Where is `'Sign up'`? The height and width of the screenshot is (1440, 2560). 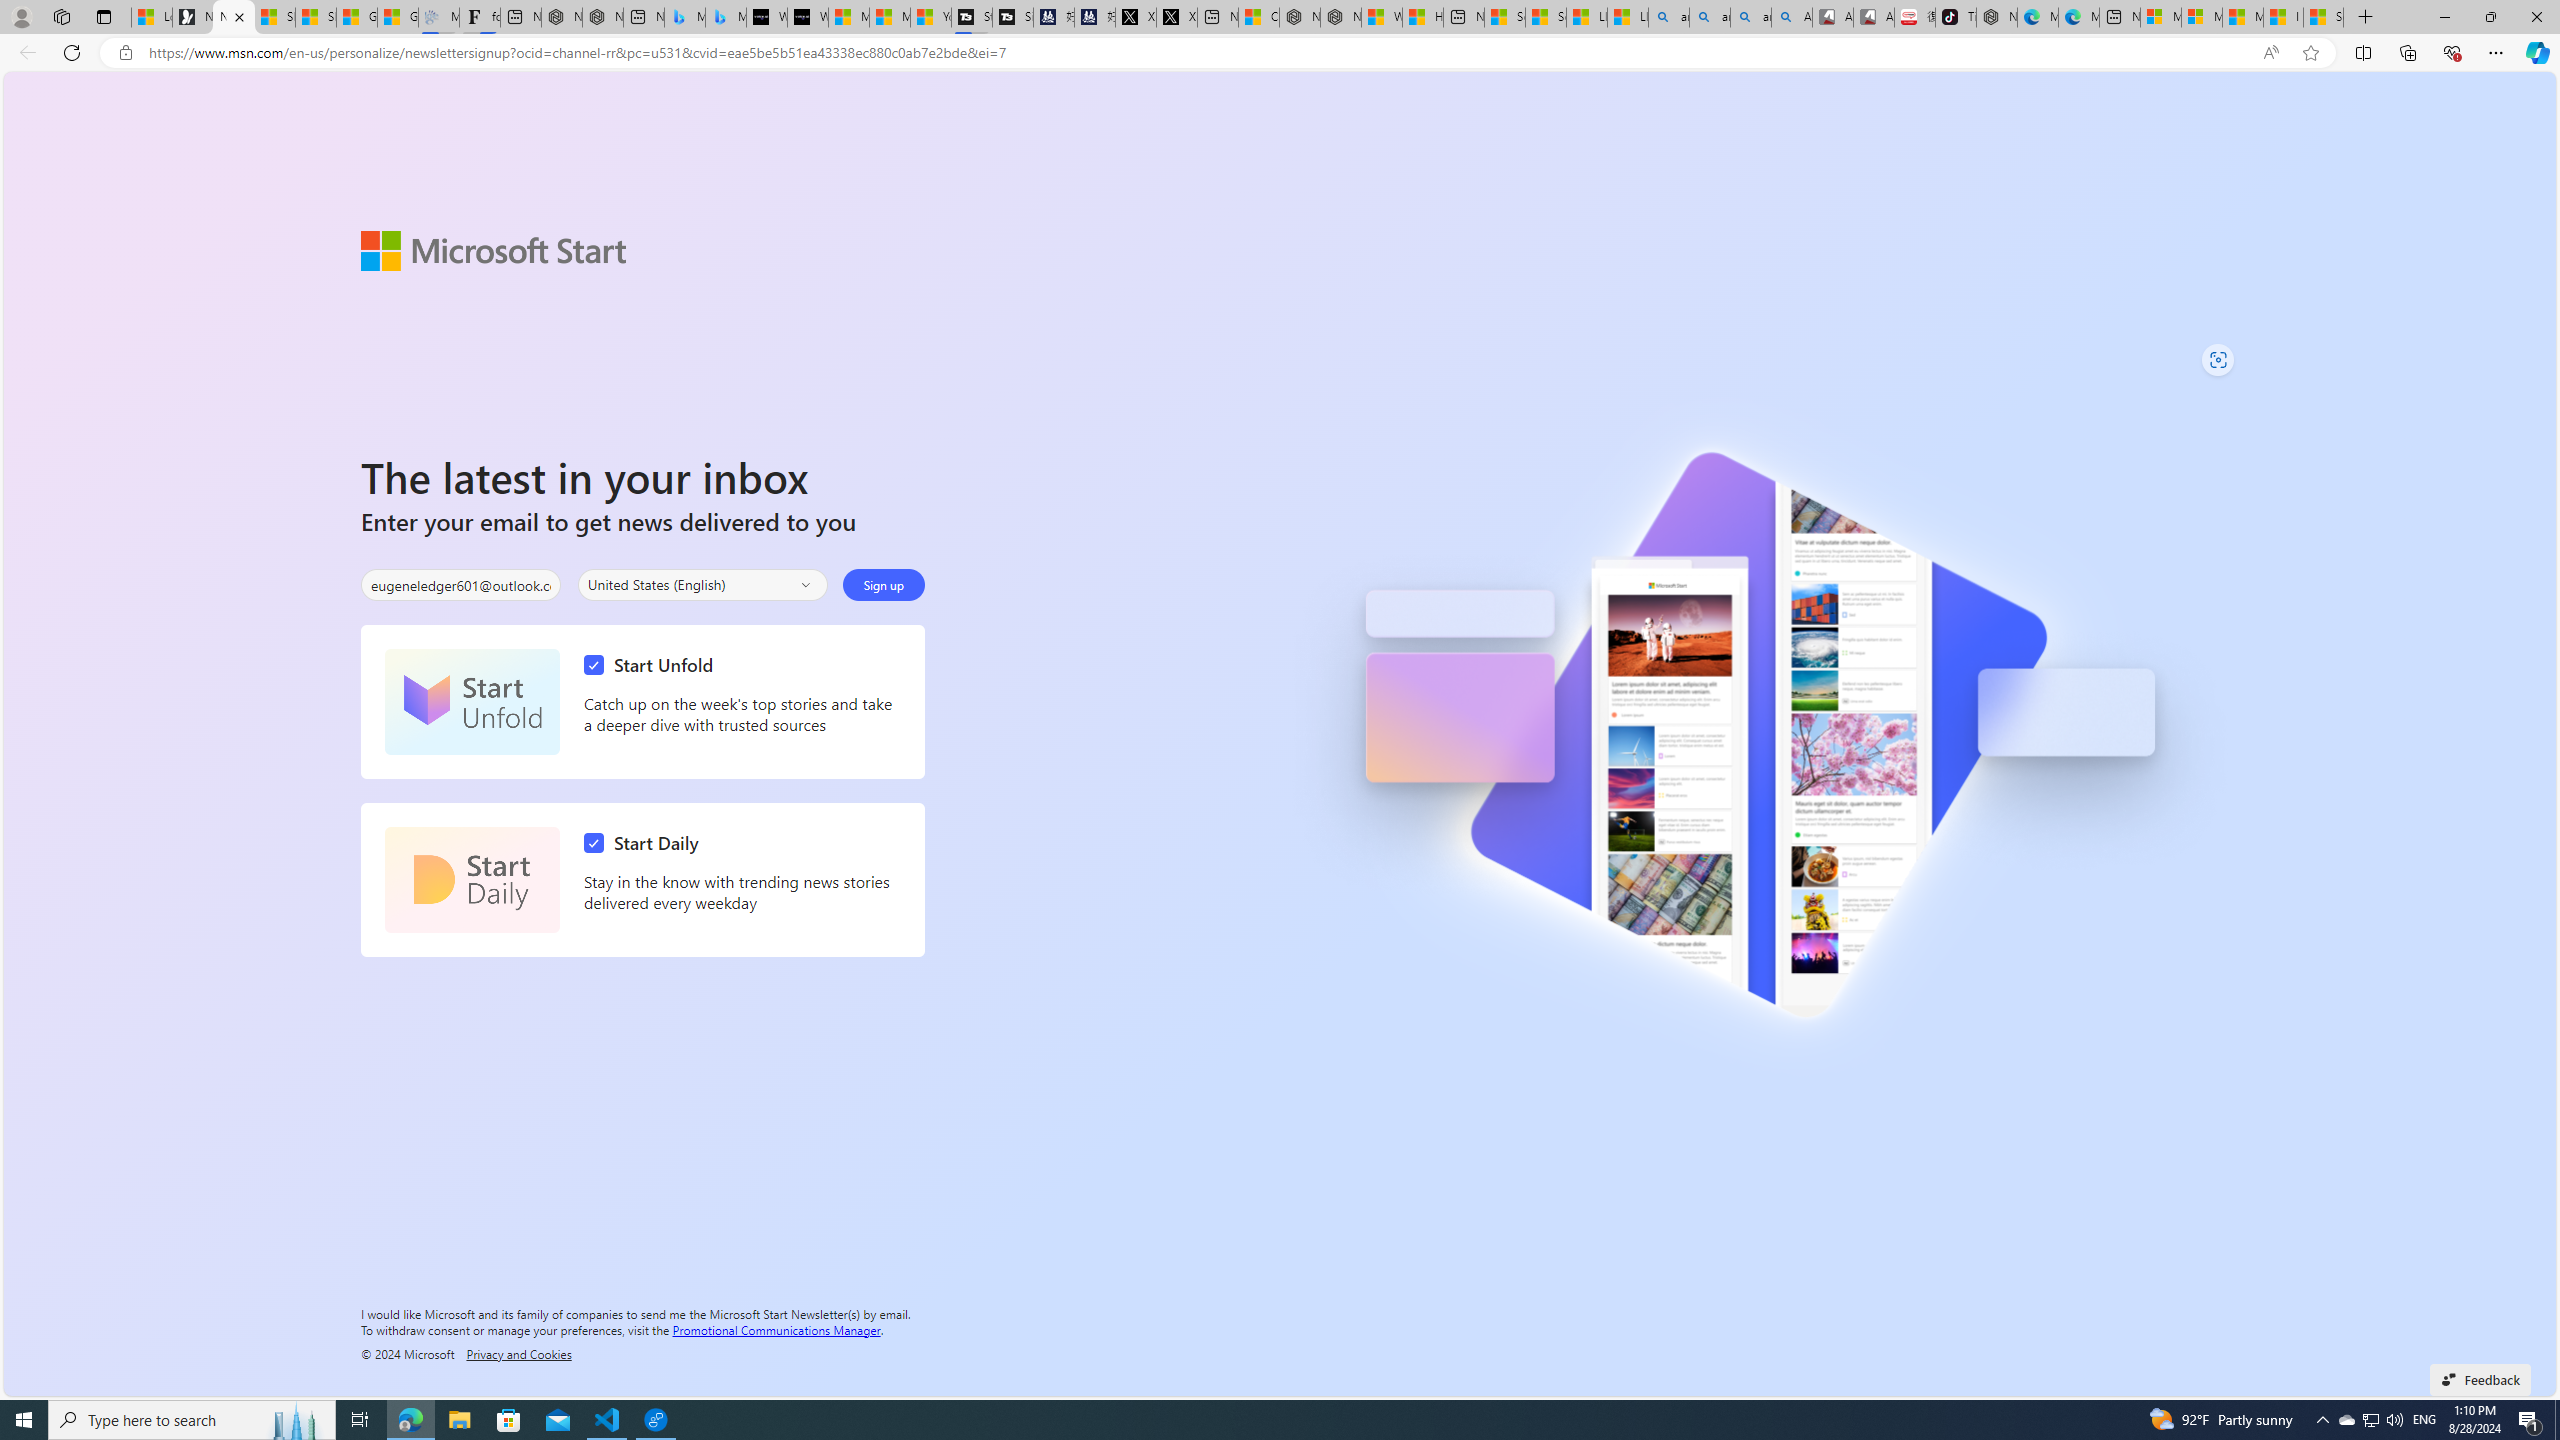
'Sign up' is located at coordinates (882, 585).